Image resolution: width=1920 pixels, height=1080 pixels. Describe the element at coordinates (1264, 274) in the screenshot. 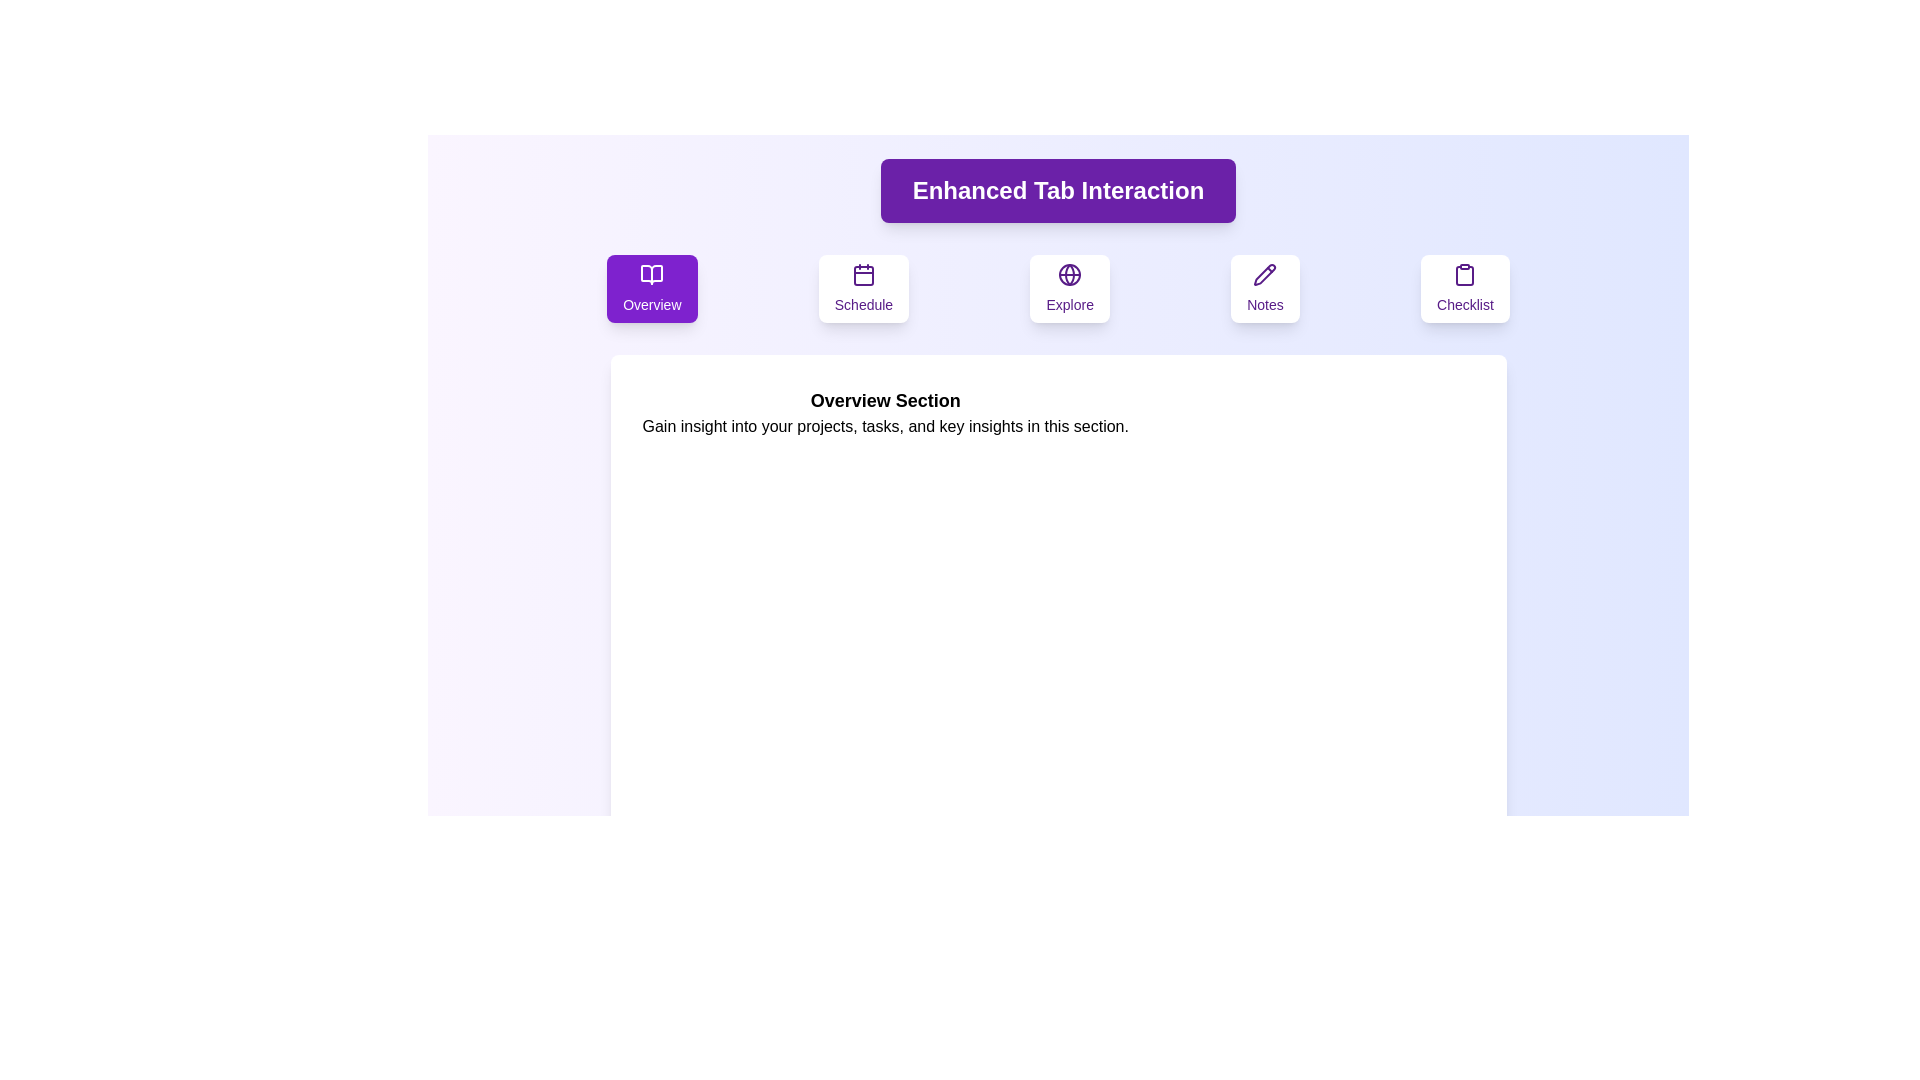

I see `the pencil icon located within the 'Notes' button in the navigation bar` at that location.